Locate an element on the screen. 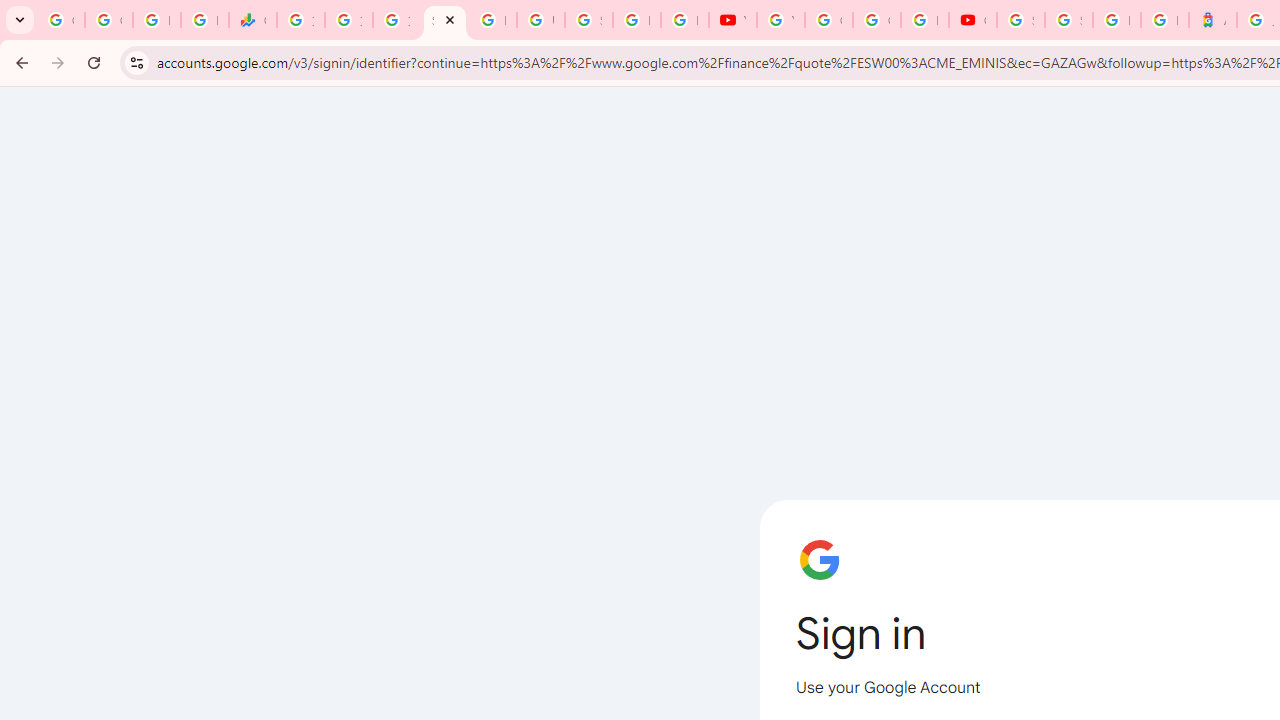  'Google Workspace Admin Community' is located at coordinates (60, 20).